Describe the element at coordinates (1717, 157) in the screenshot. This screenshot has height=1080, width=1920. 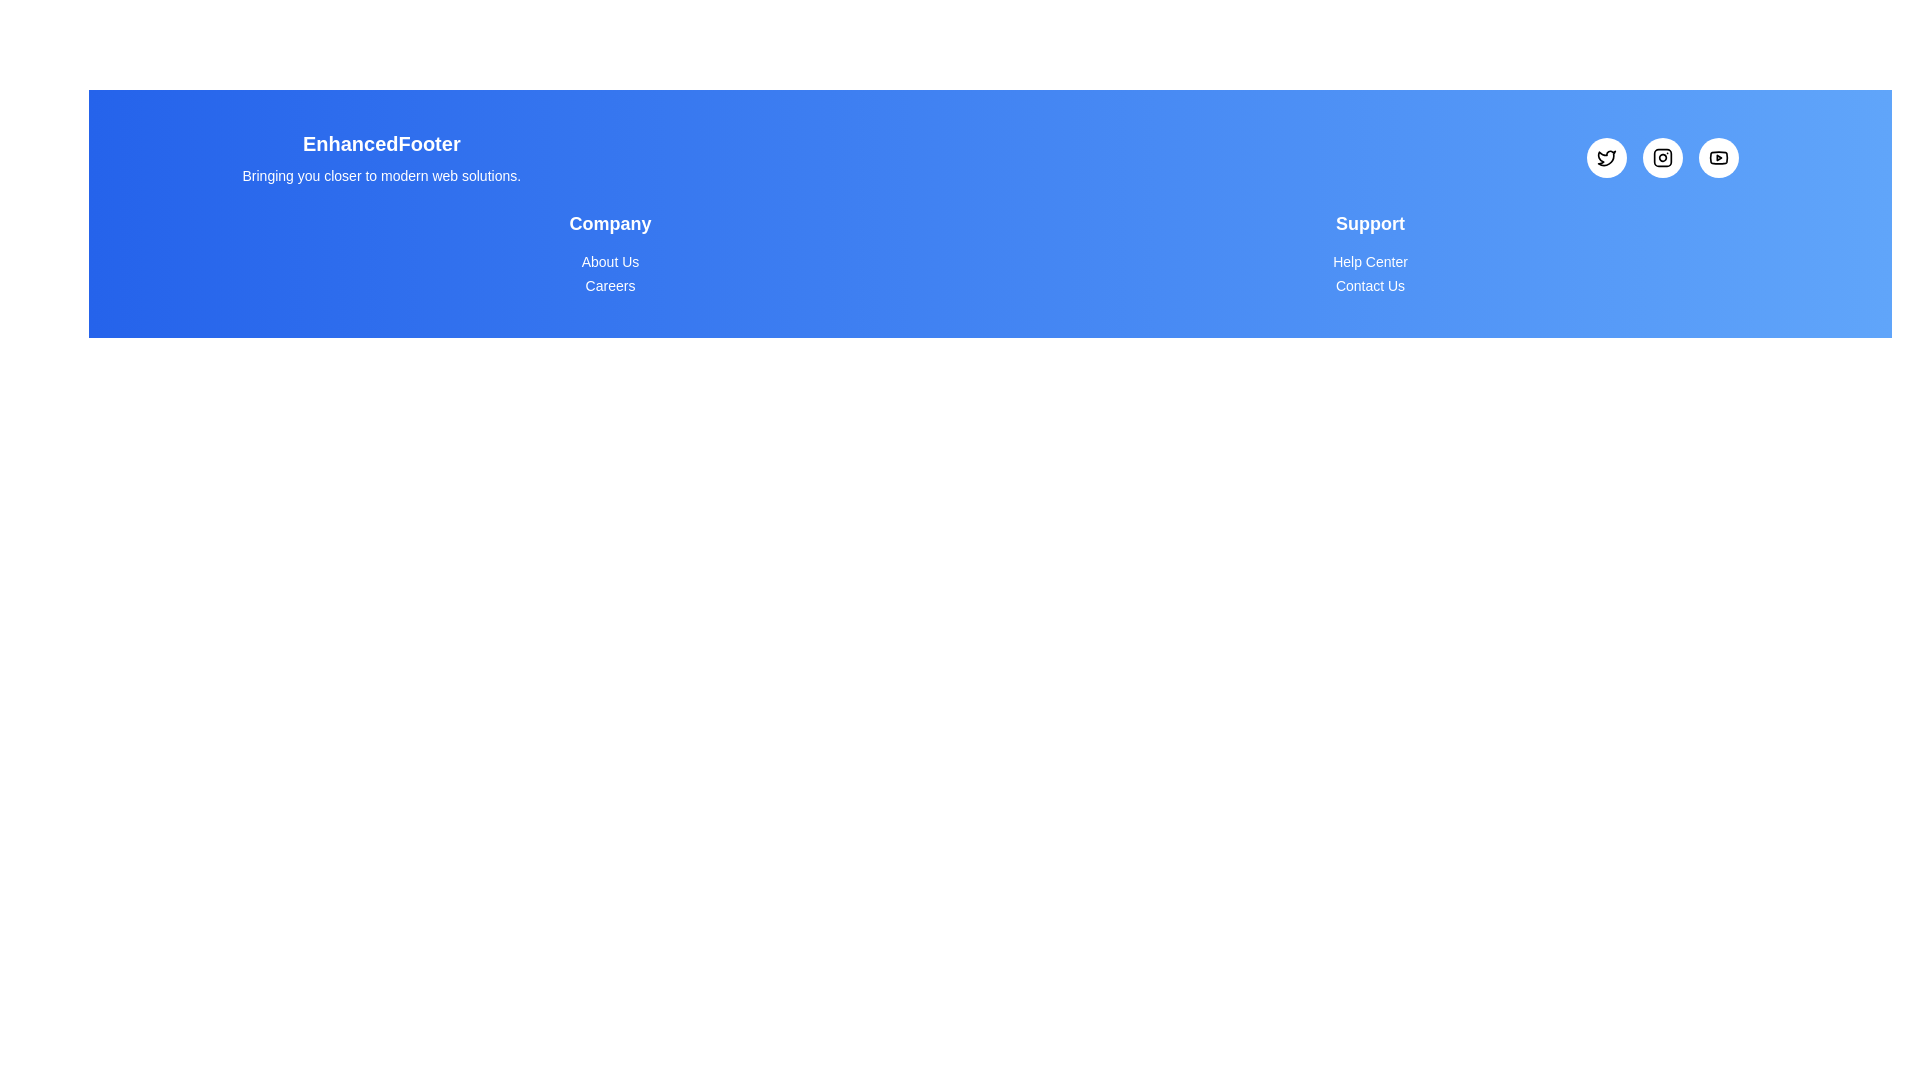
I see `the circular button with a white background and a black YouTube play icon, which is the third button in the horizontal alignment of social media buttons in the footer section` at that location.